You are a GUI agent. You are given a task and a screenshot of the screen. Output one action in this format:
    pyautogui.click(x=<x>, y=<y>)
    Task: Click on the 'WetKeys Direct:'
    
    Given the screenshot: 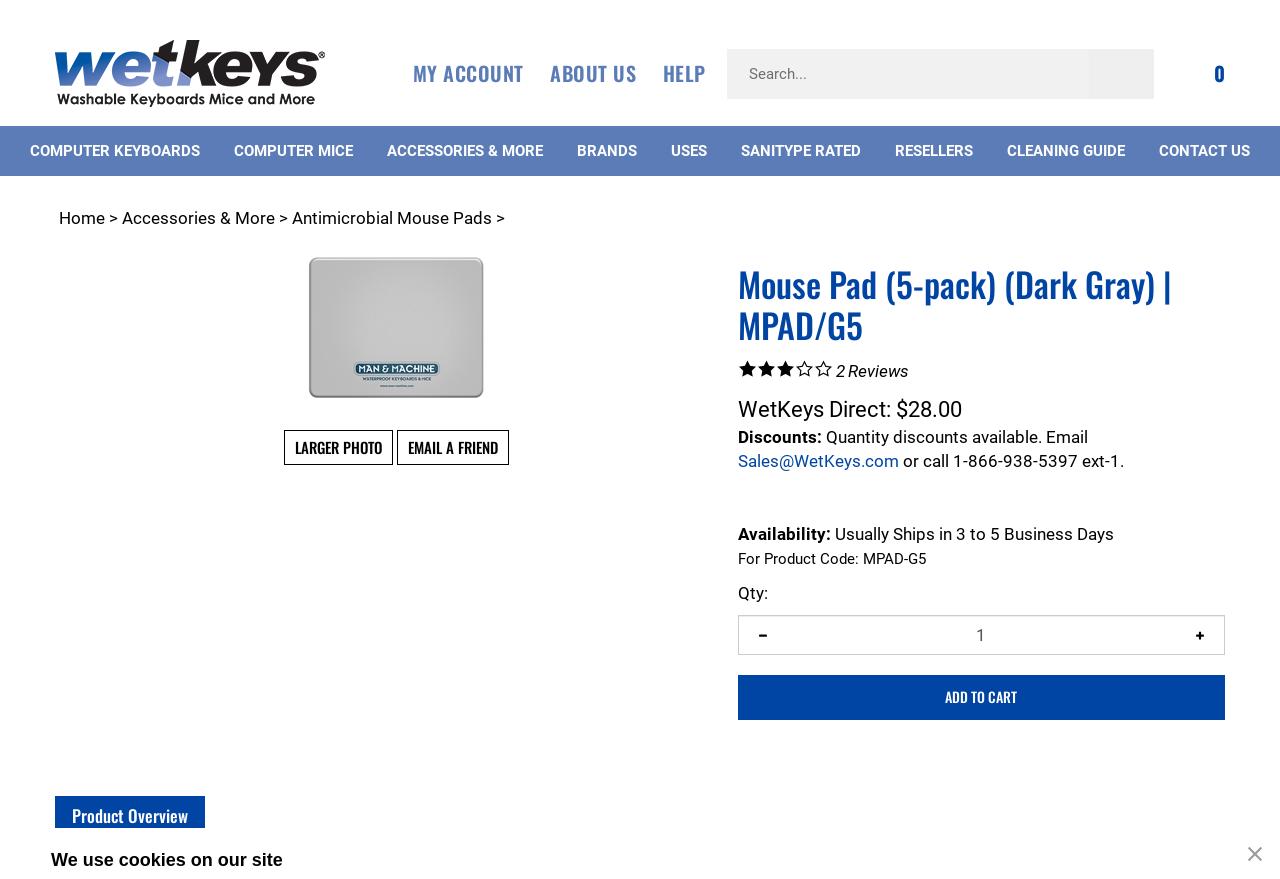 What is the action you would take?
    pyautogui.click(x=813, y=407)
    